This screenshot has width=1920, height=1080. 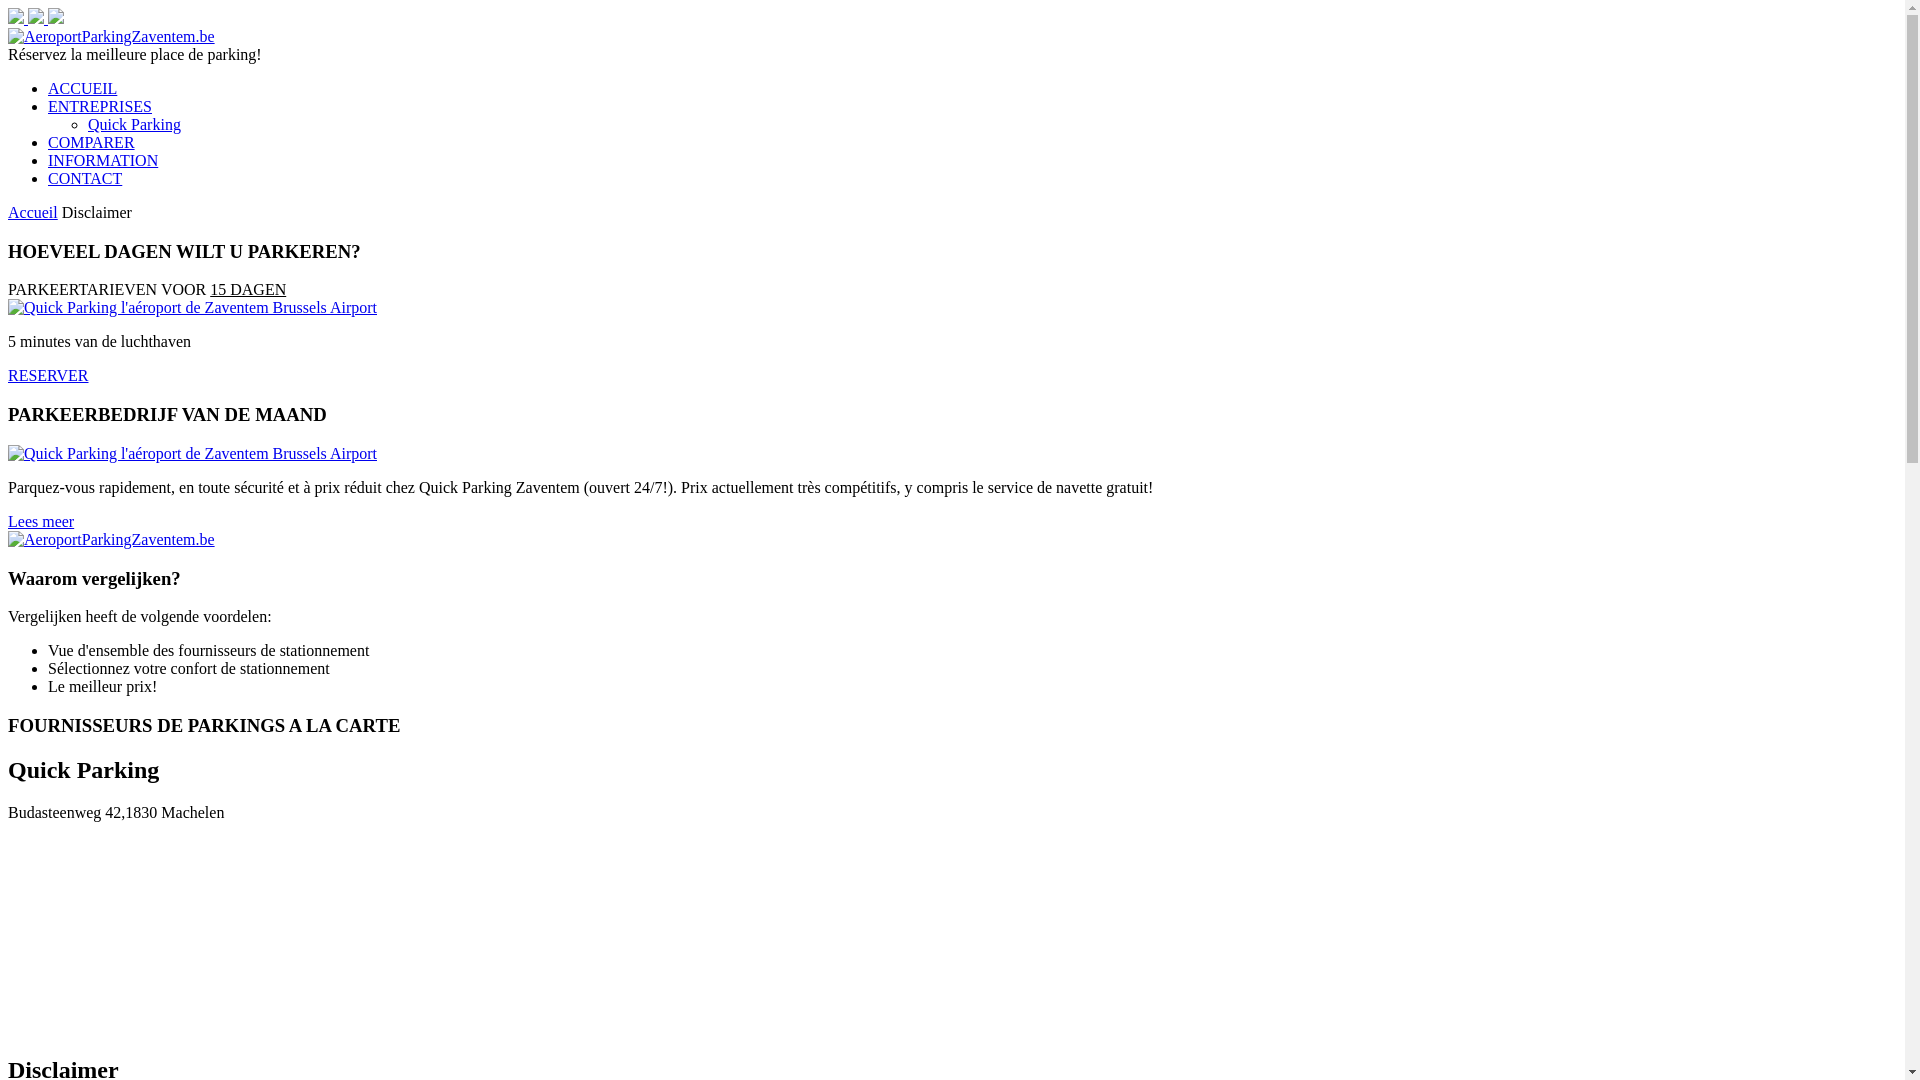 What do you see at coordinates (33, 212) in the screenshot?
I see `'Accueil'` at bounding box center [33, 212].